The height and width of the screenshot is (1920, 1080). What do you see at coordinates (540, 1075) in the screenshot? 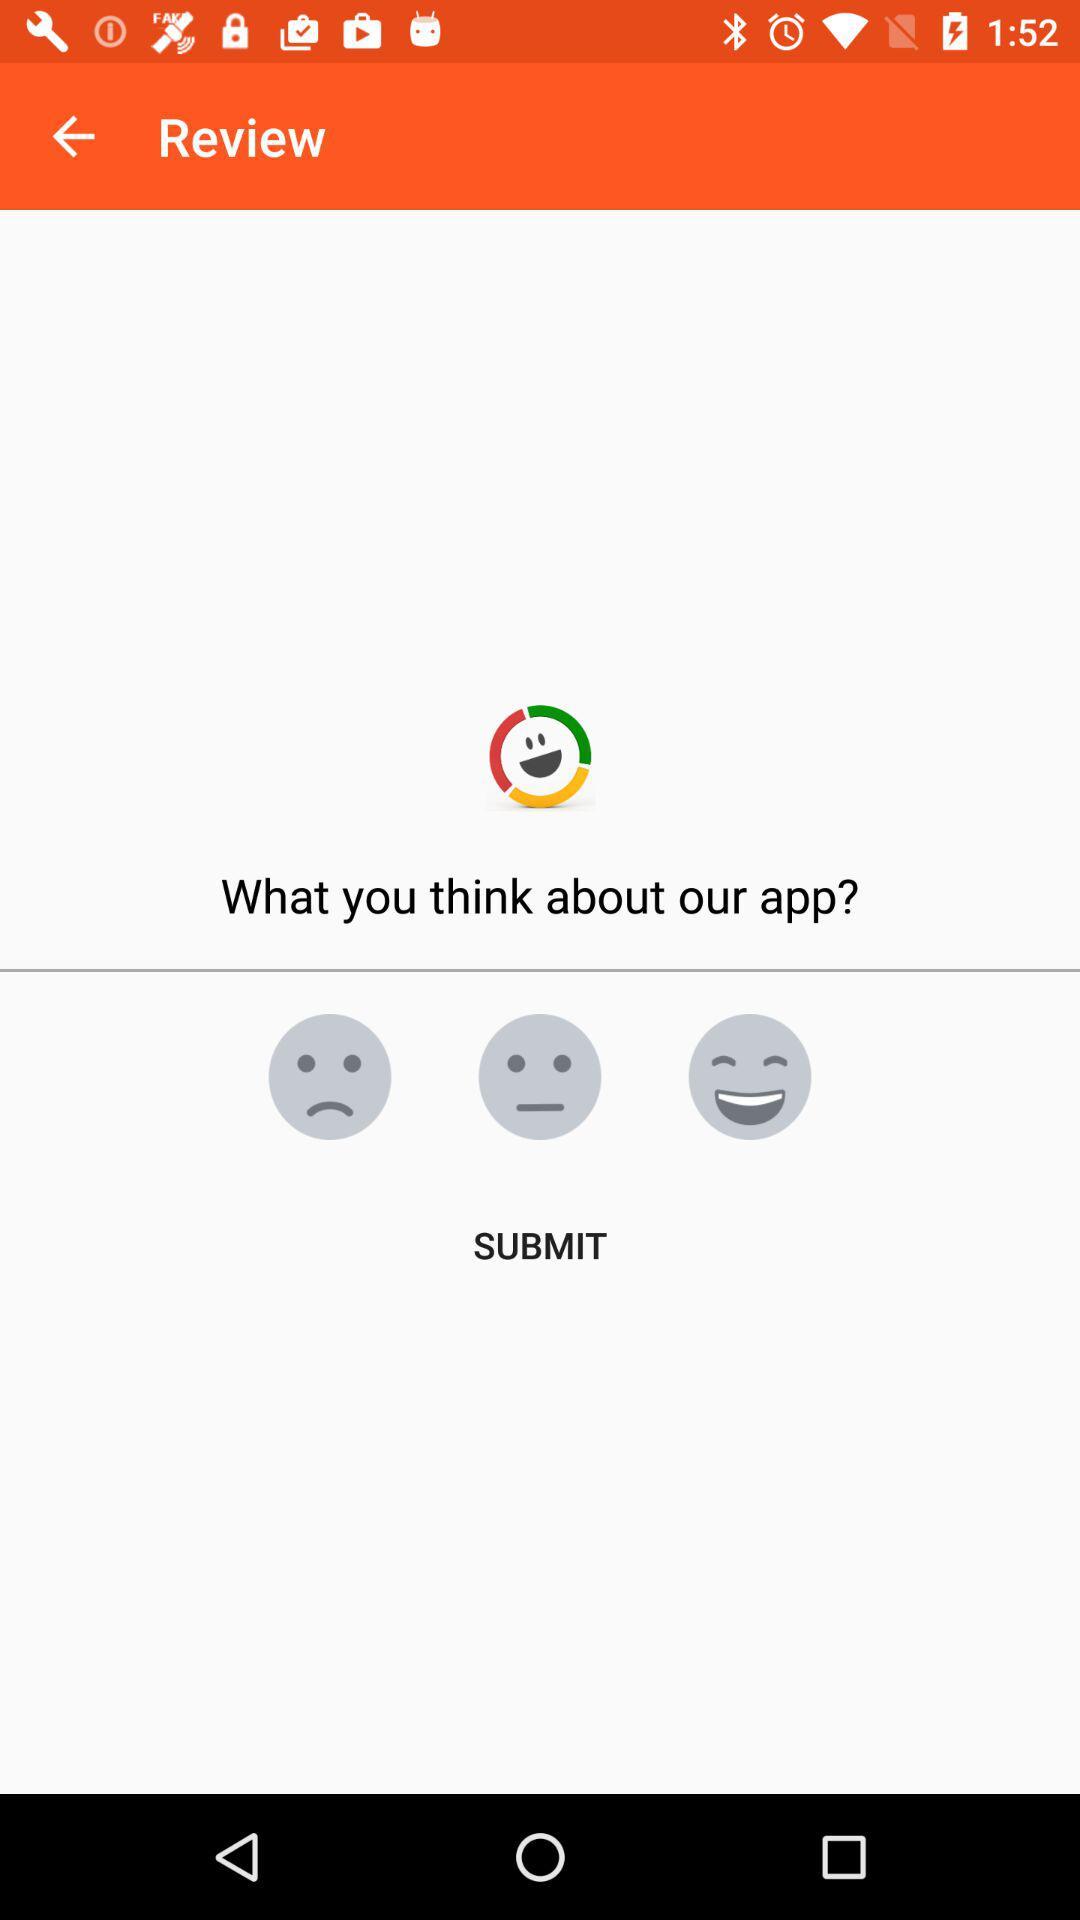
I see `pick neutral option` at bounding box center [540, 1075].